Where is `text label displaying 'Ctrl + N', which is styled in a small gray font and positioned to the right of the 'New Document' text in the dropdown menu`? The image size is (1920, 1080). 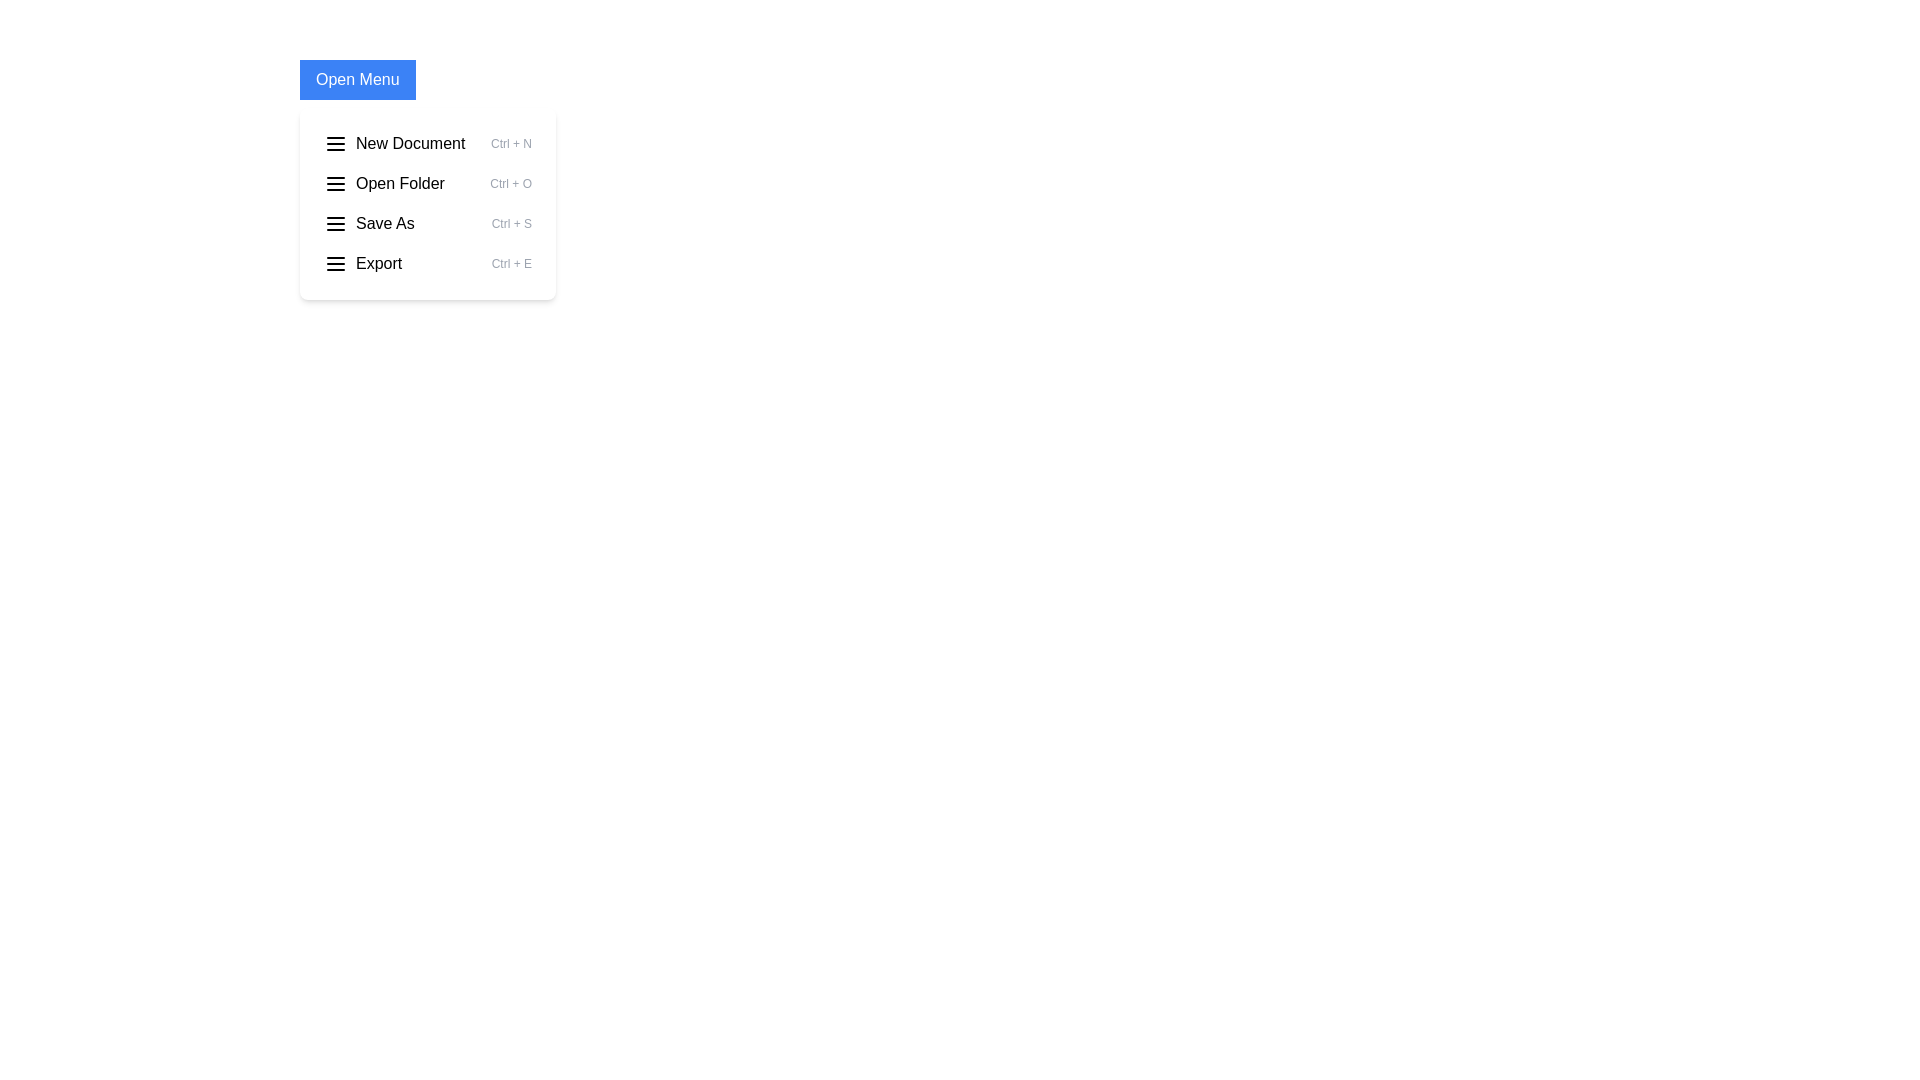
text label displaying 'Ctrl + N', which is styled in a small gray font and positioned to the right of the 'New Document' text in the dropdown menu is located at coordinates (511, 142).